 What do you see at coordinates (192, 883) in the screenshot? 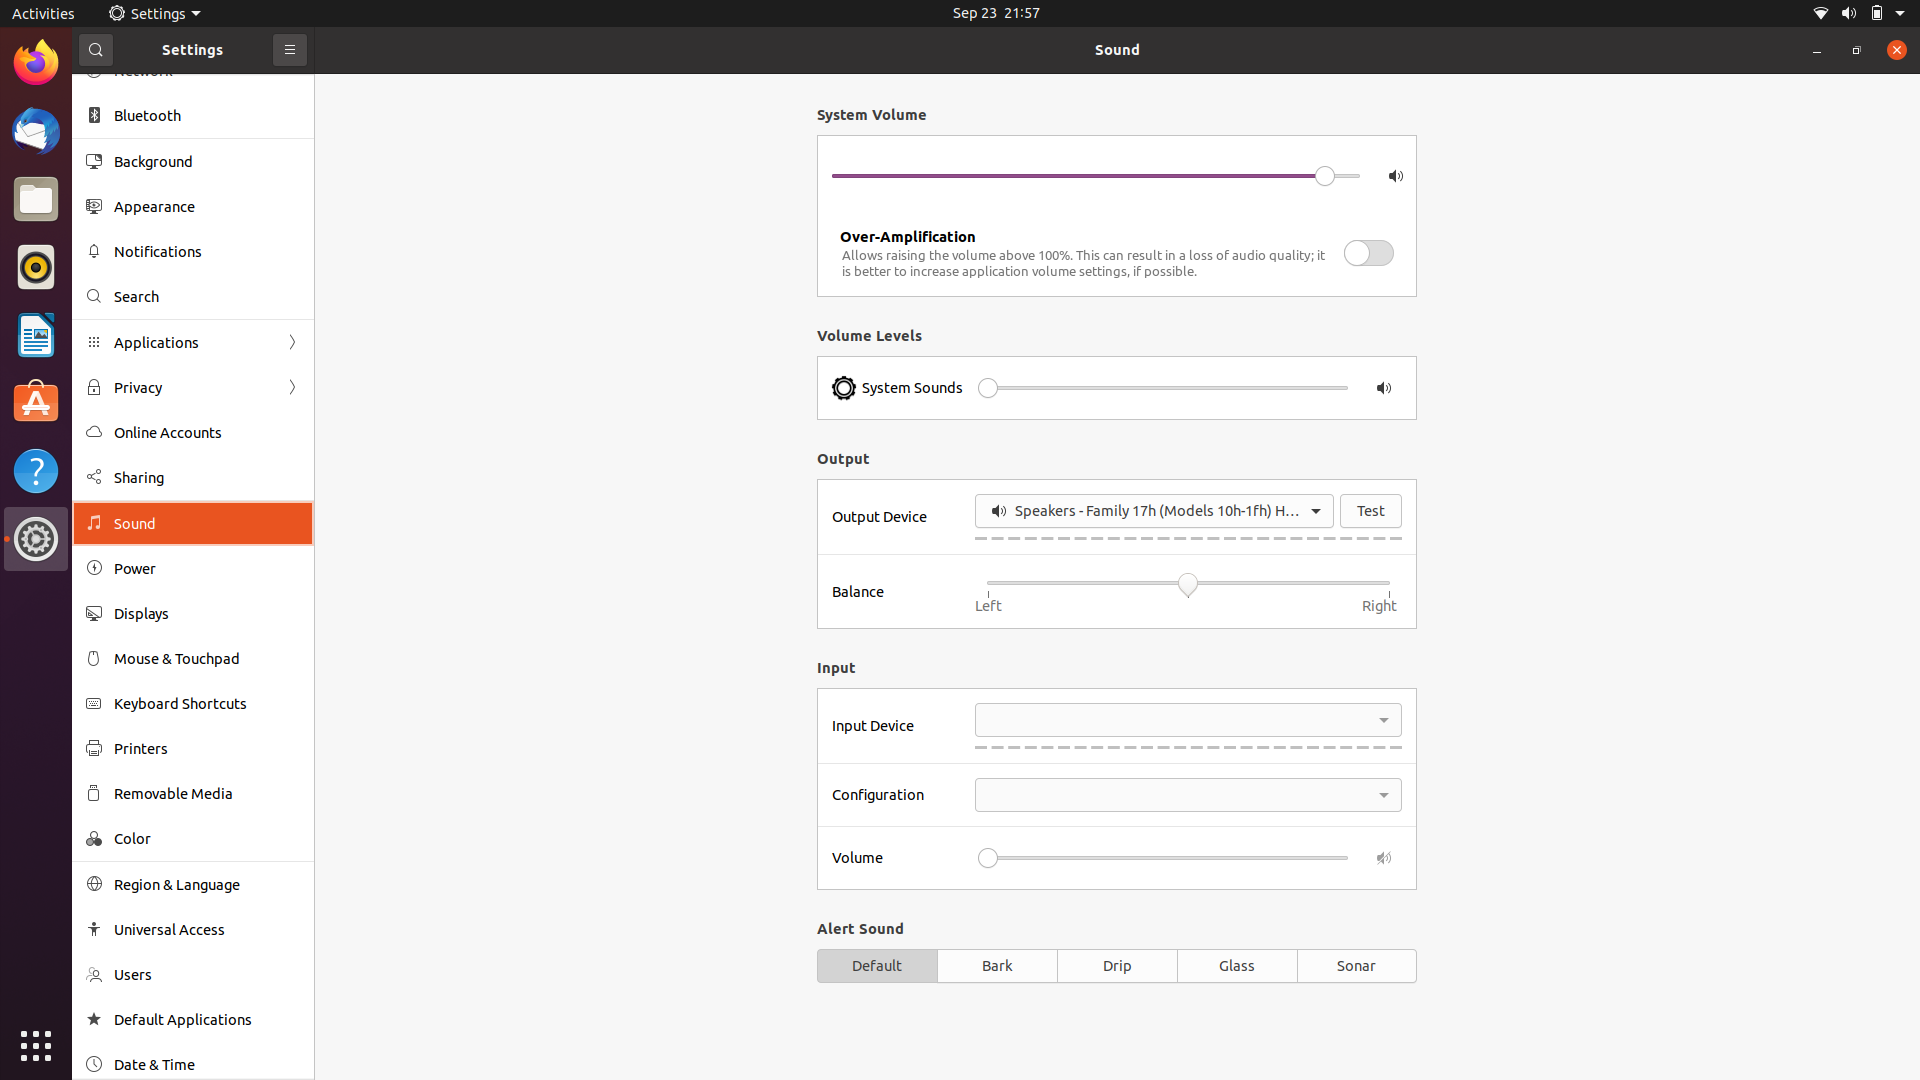
I see `Adjust settings for language and region` at bounding box center [192, 883].